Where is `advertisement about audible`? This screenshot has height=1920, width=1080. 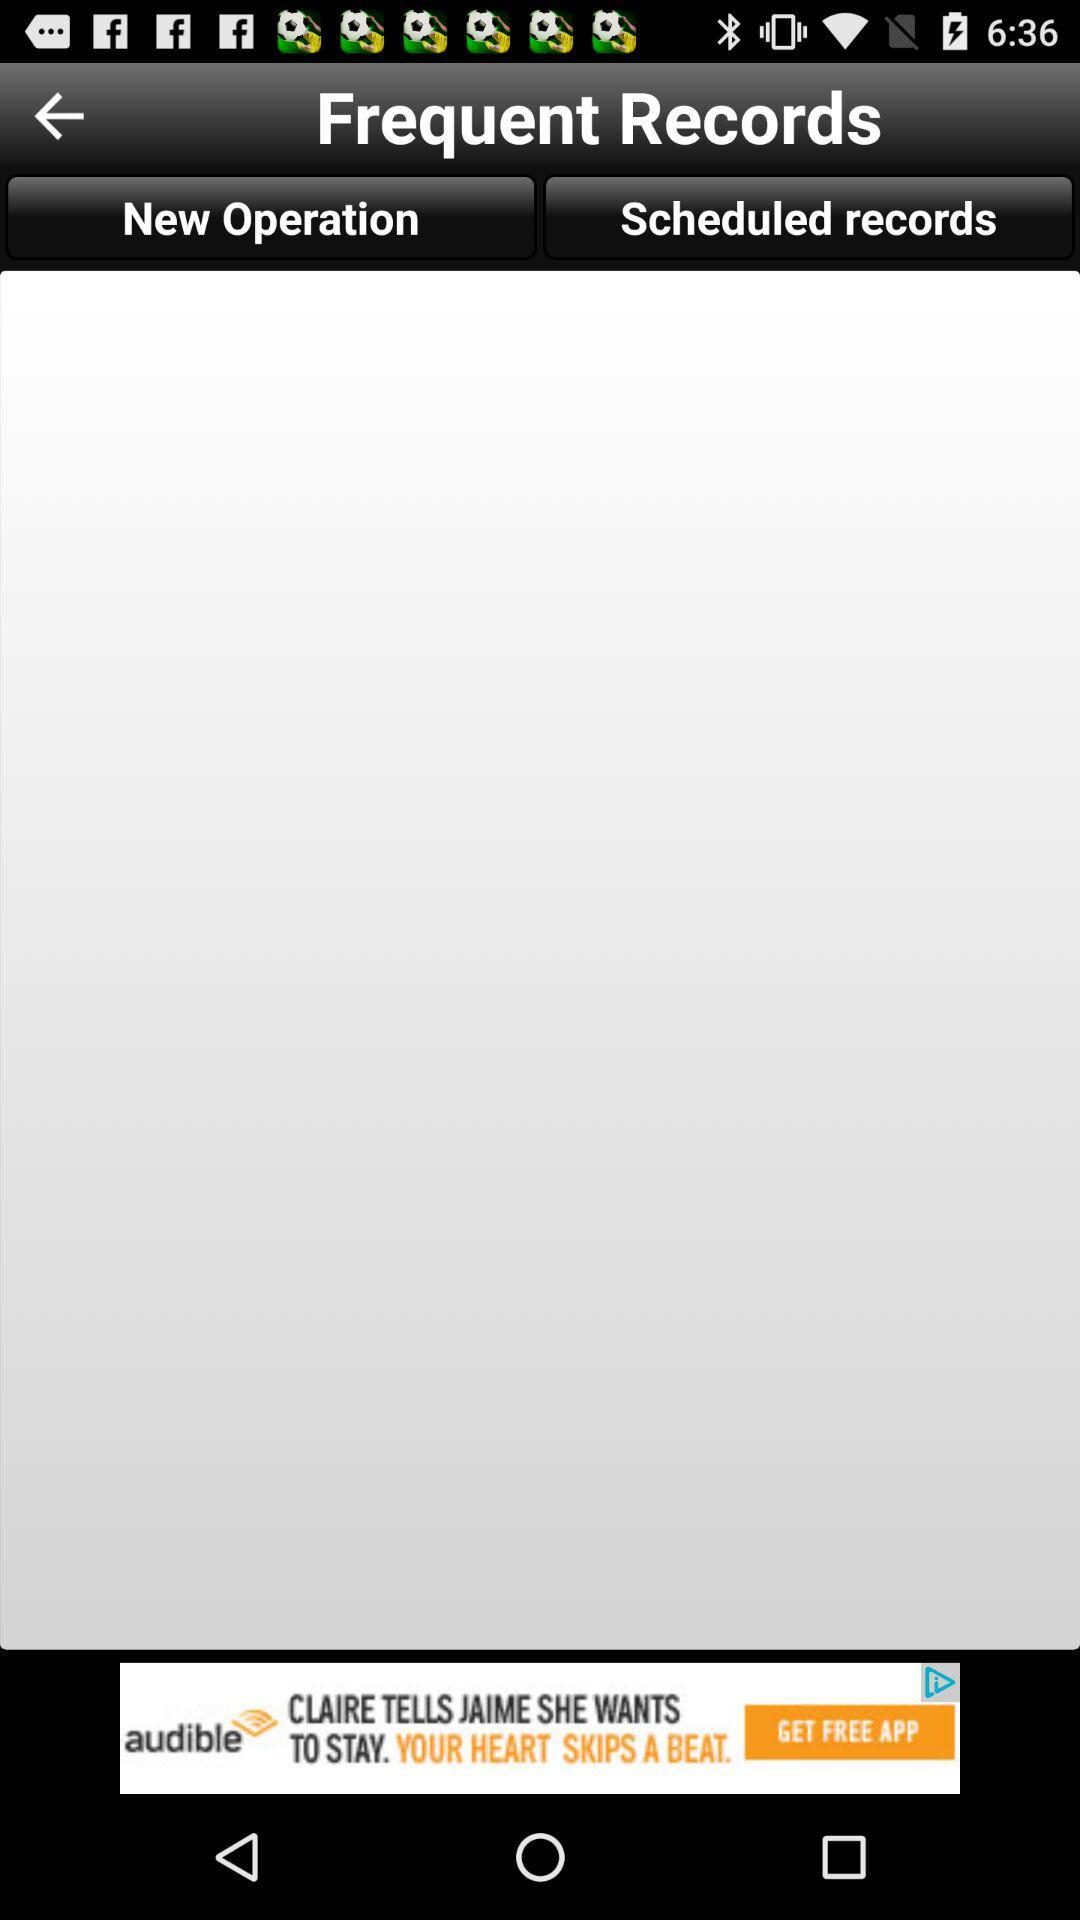 advertisement about audible is located at coordinates (540, 1727).